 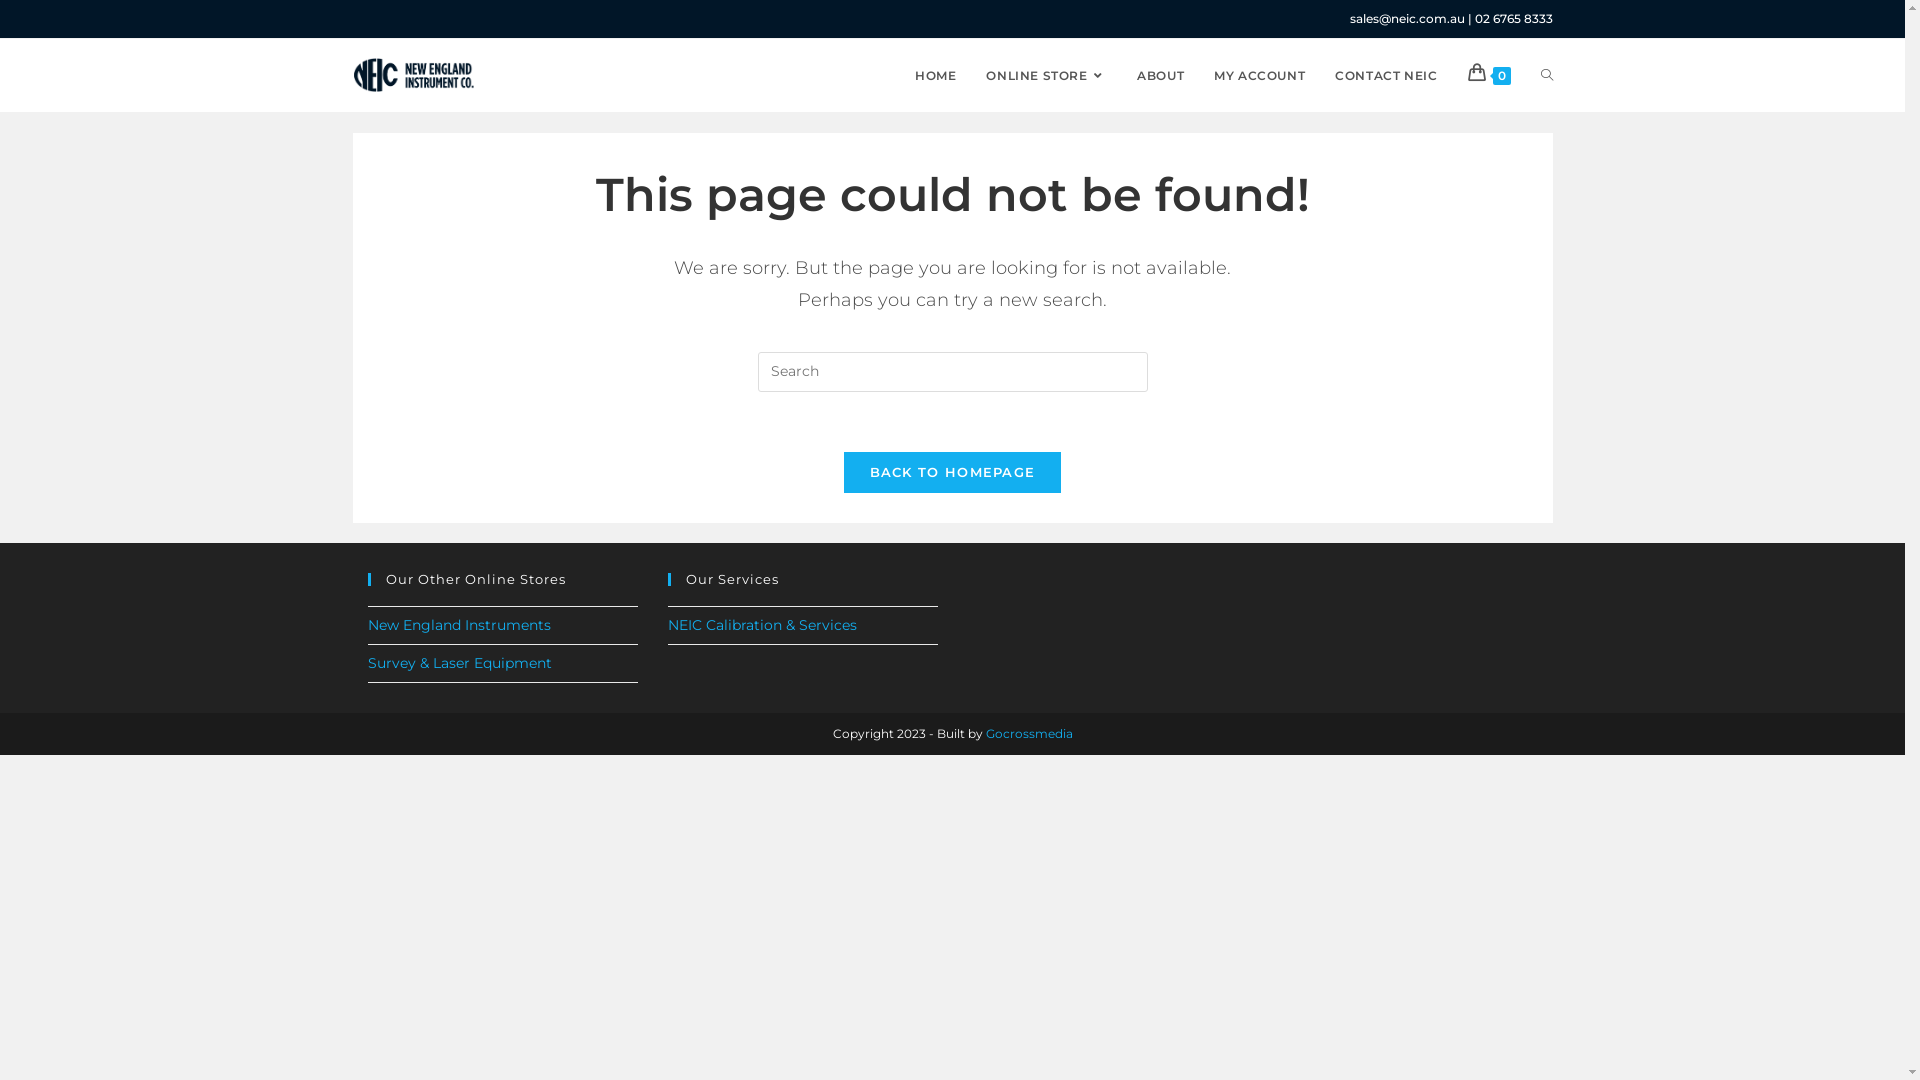 What do you see at coordinates (934, 74) in the screenshot?
I see `'HOME'` at bounding box center [934, 74].